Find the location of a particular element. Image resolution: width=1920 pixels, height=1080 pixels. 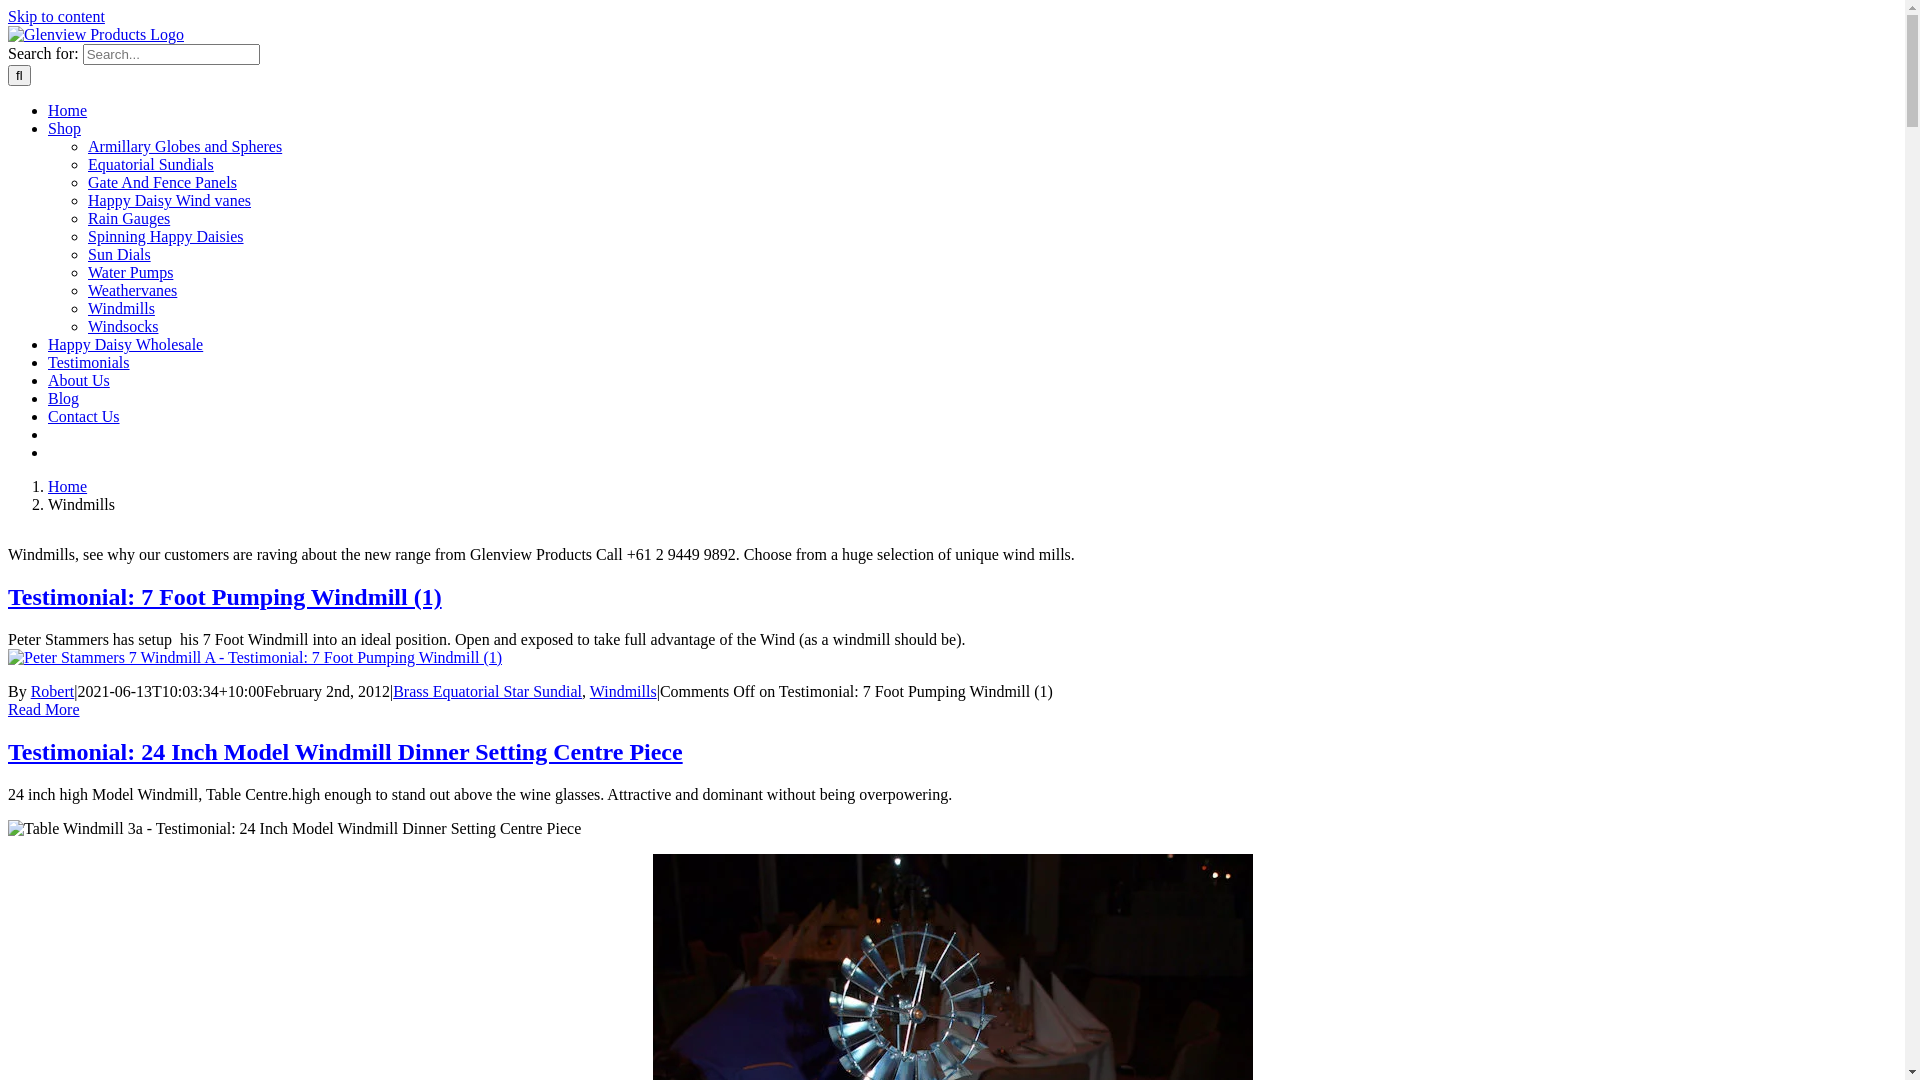

'Read More' is located at coordinates (8, 708).